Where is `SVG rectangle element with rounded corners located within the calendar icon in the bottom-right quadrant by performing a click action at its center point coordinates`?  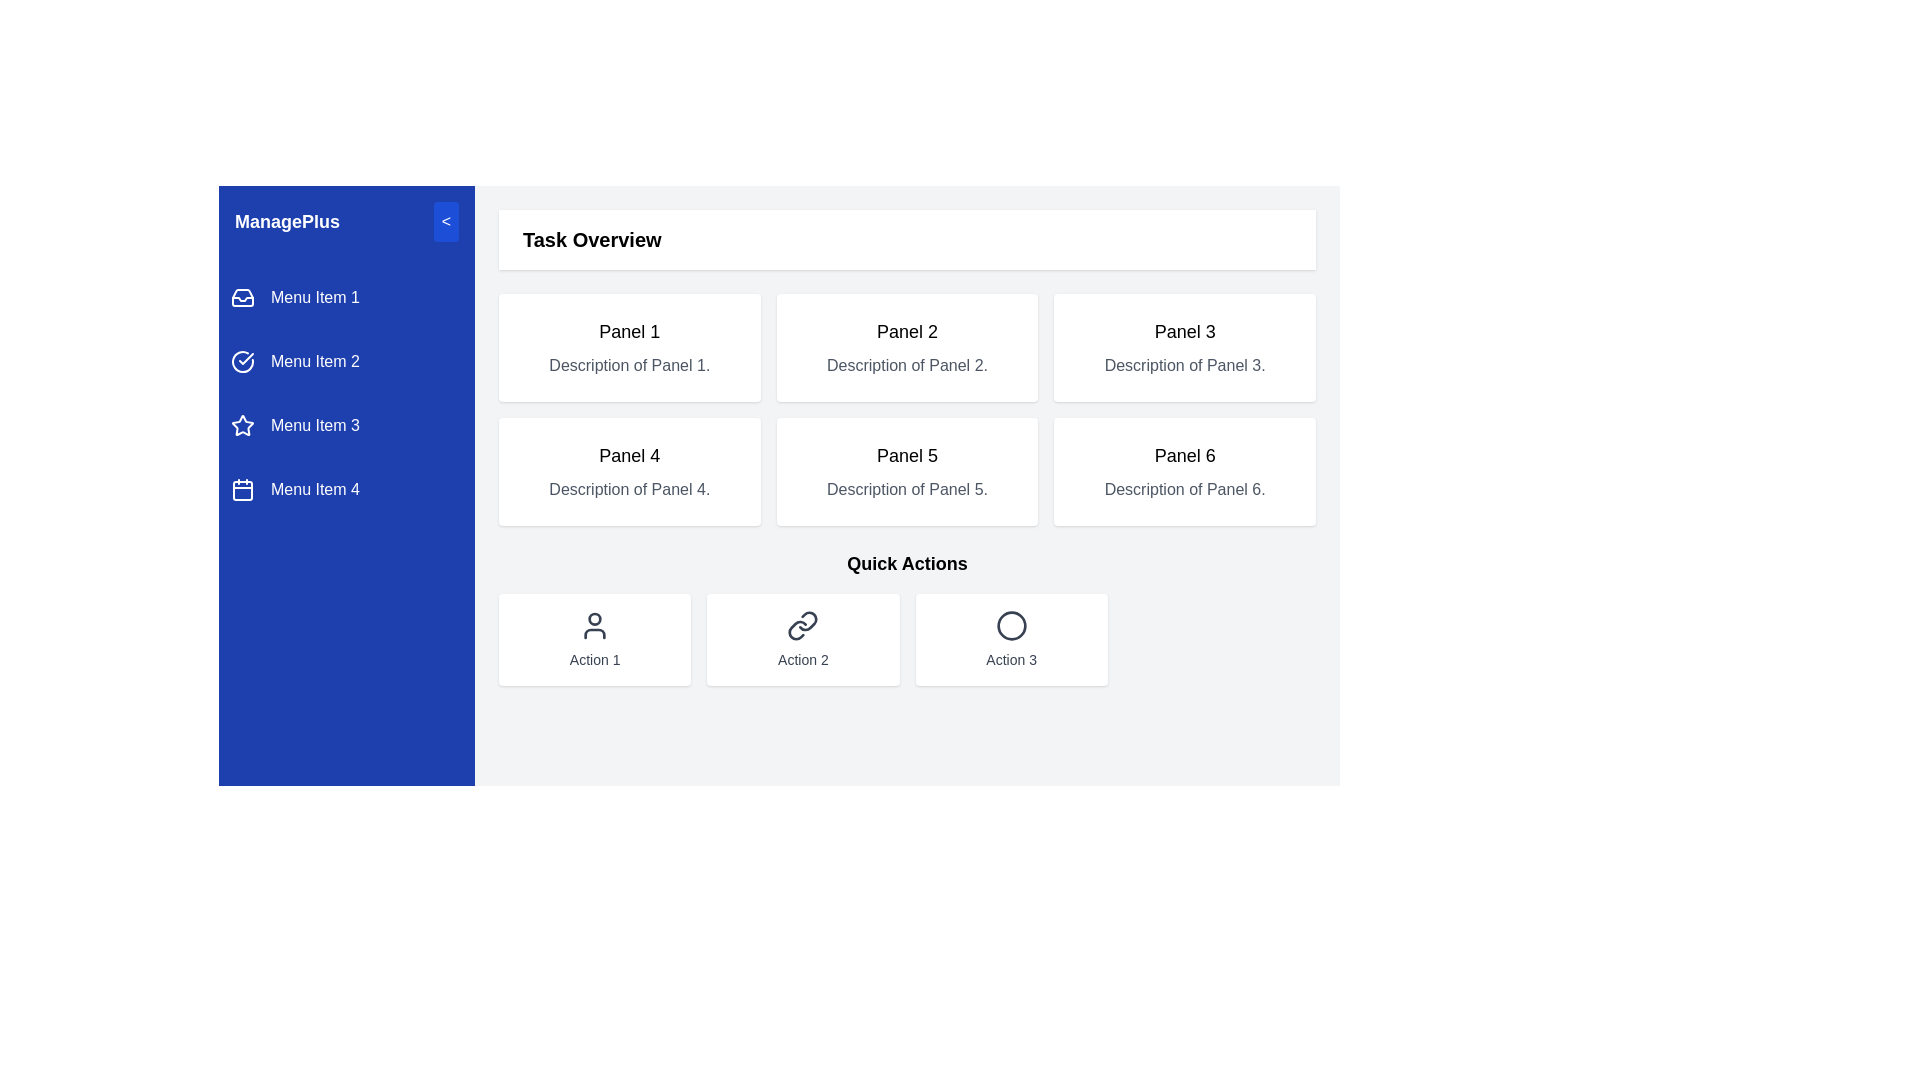 SVG rectangle element with rounded corners located within the calendar icon in the bottom-right quadrant by performing a click action at its center point coordinates is located at coordinates (242, 490).